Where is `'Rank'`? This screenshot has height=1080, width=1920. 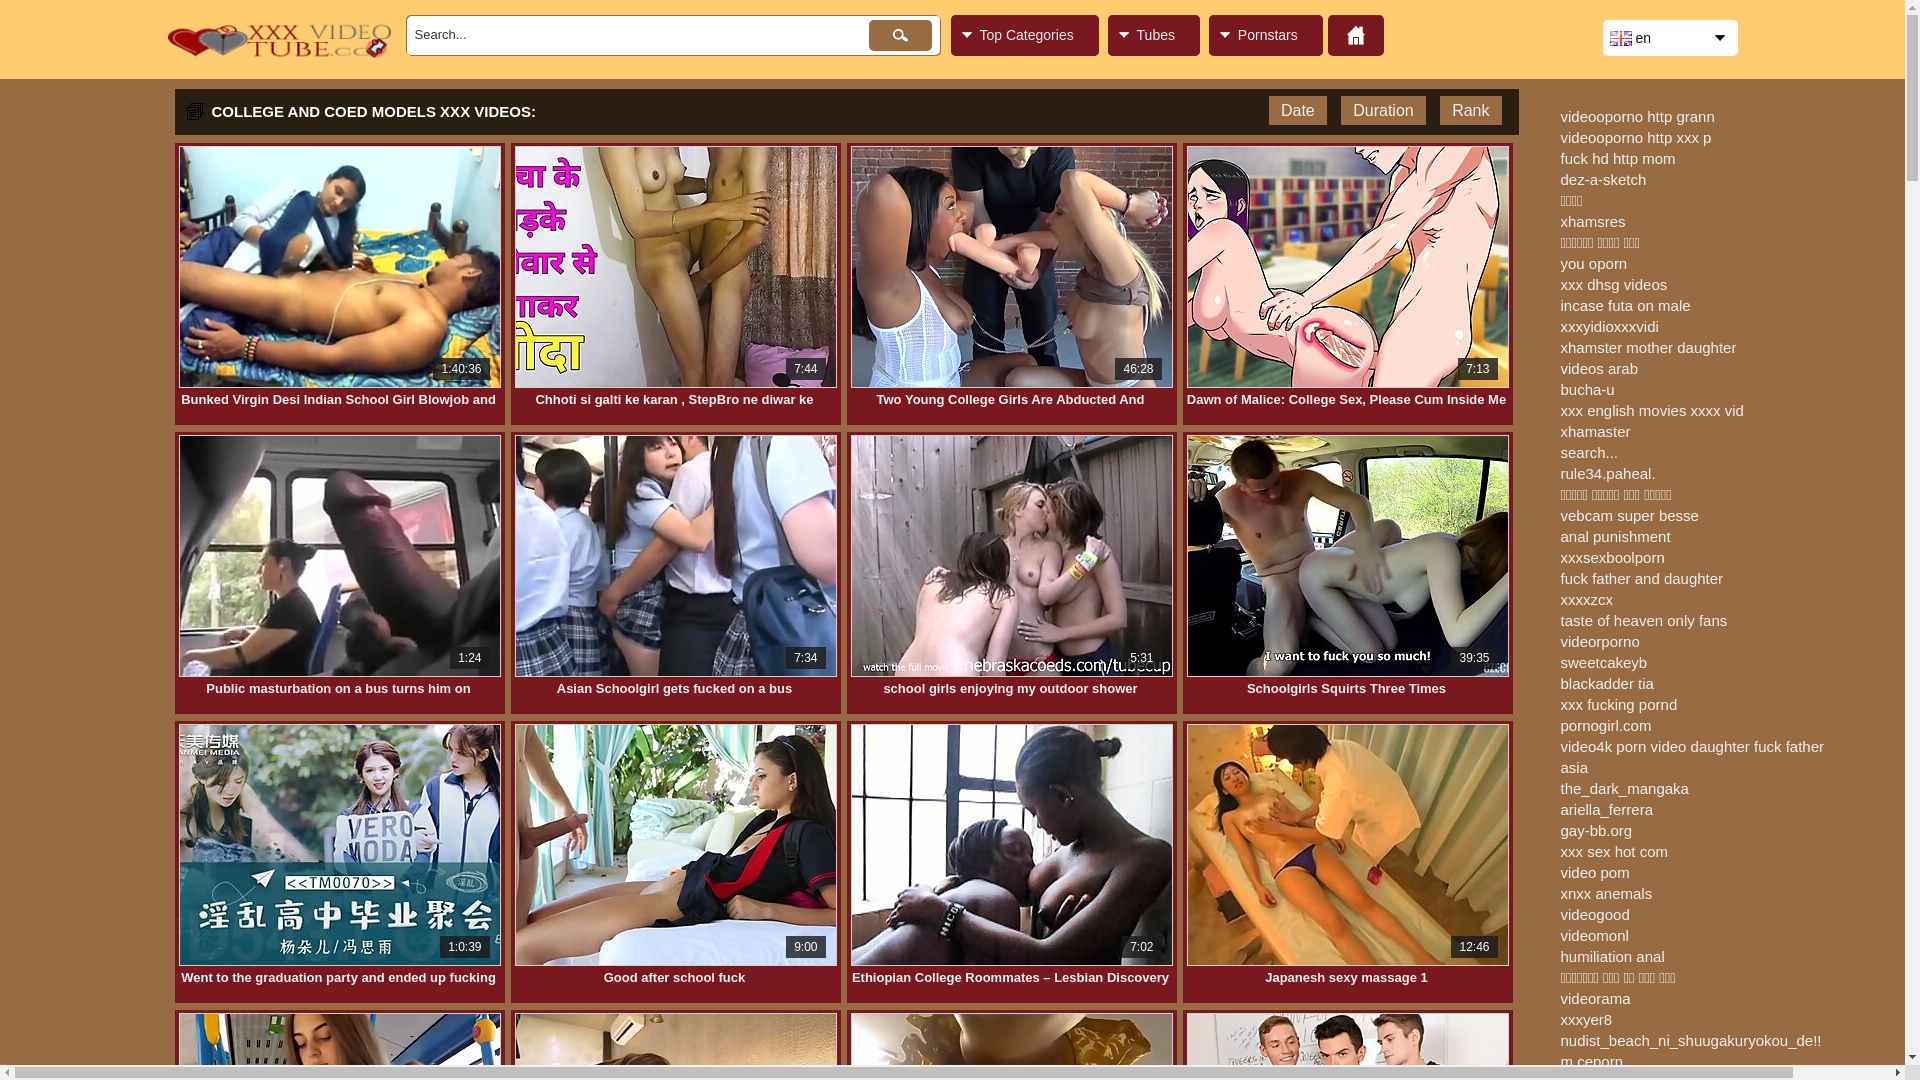 'Rank' is located at coordinates (1470, 110).